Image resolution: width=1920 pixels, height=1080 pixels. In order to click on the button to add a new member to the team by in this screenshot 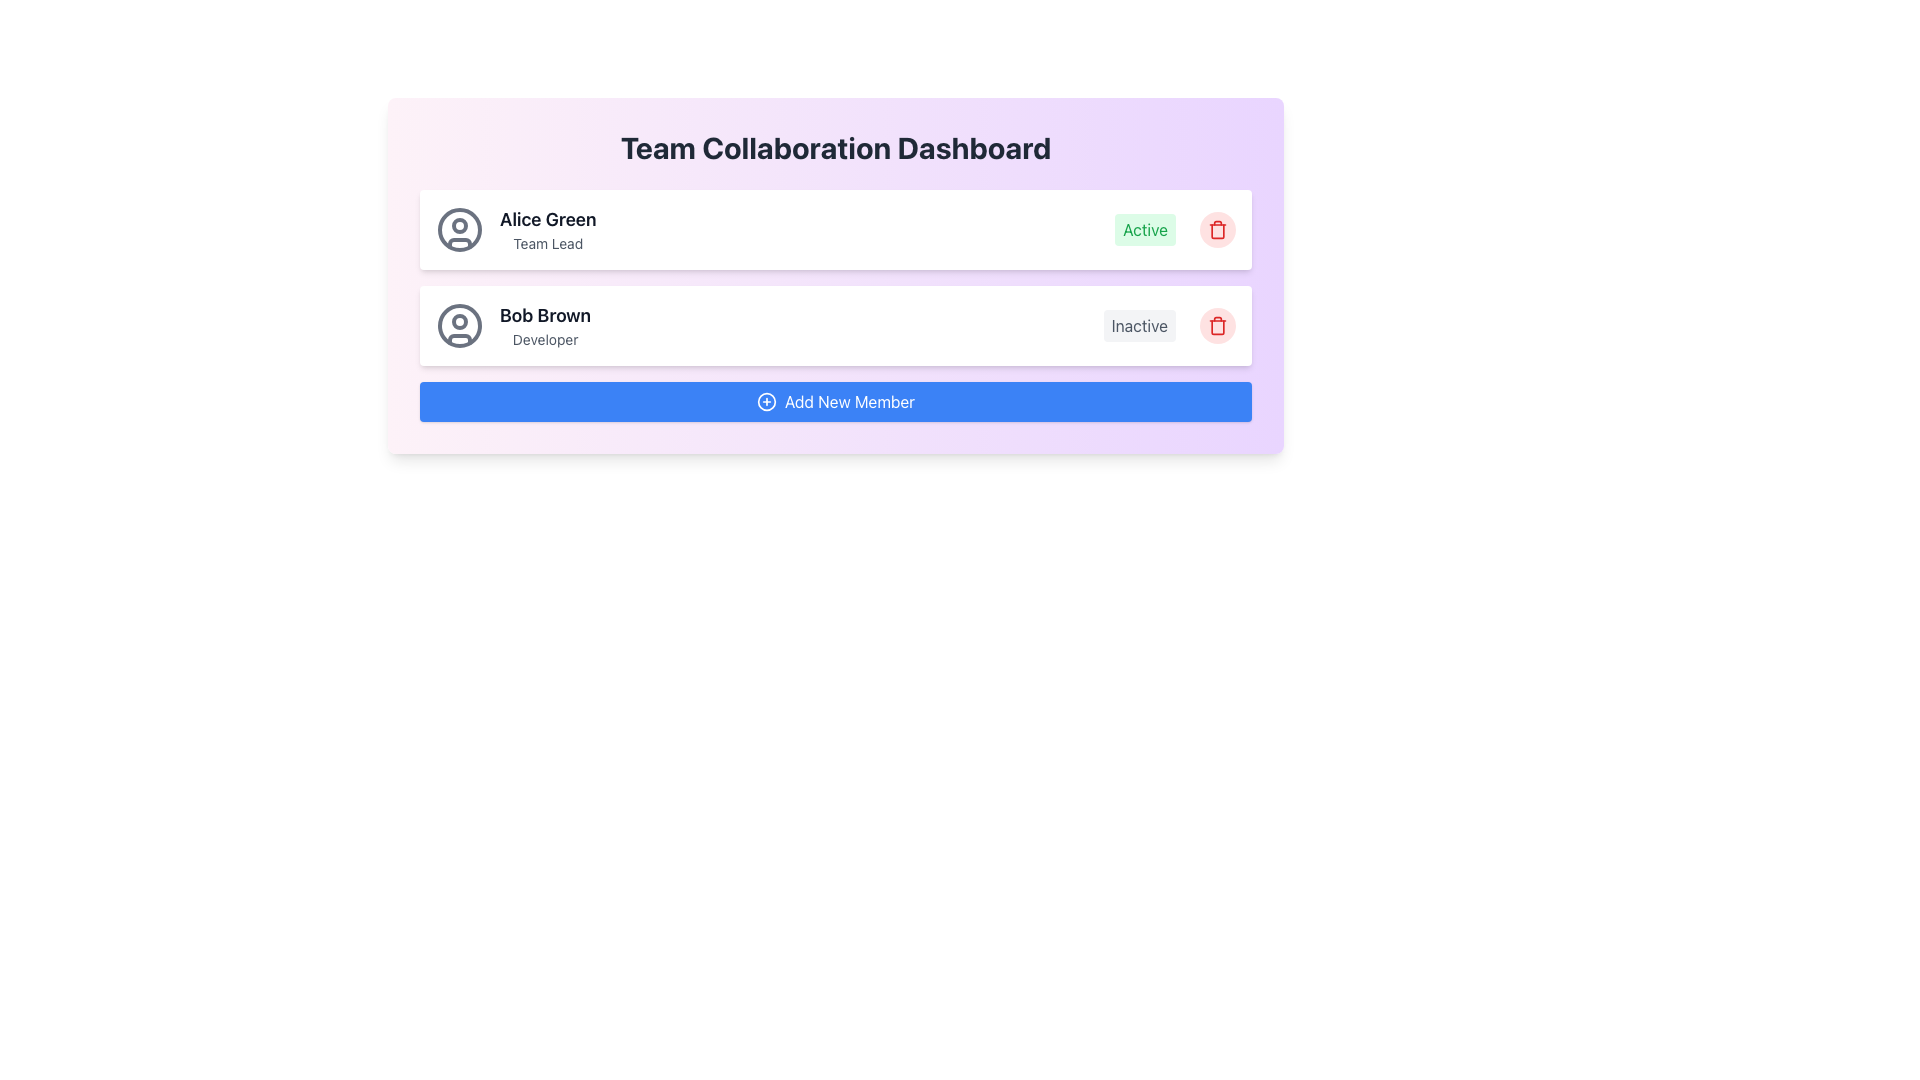, I will do `click(835, 401)`.